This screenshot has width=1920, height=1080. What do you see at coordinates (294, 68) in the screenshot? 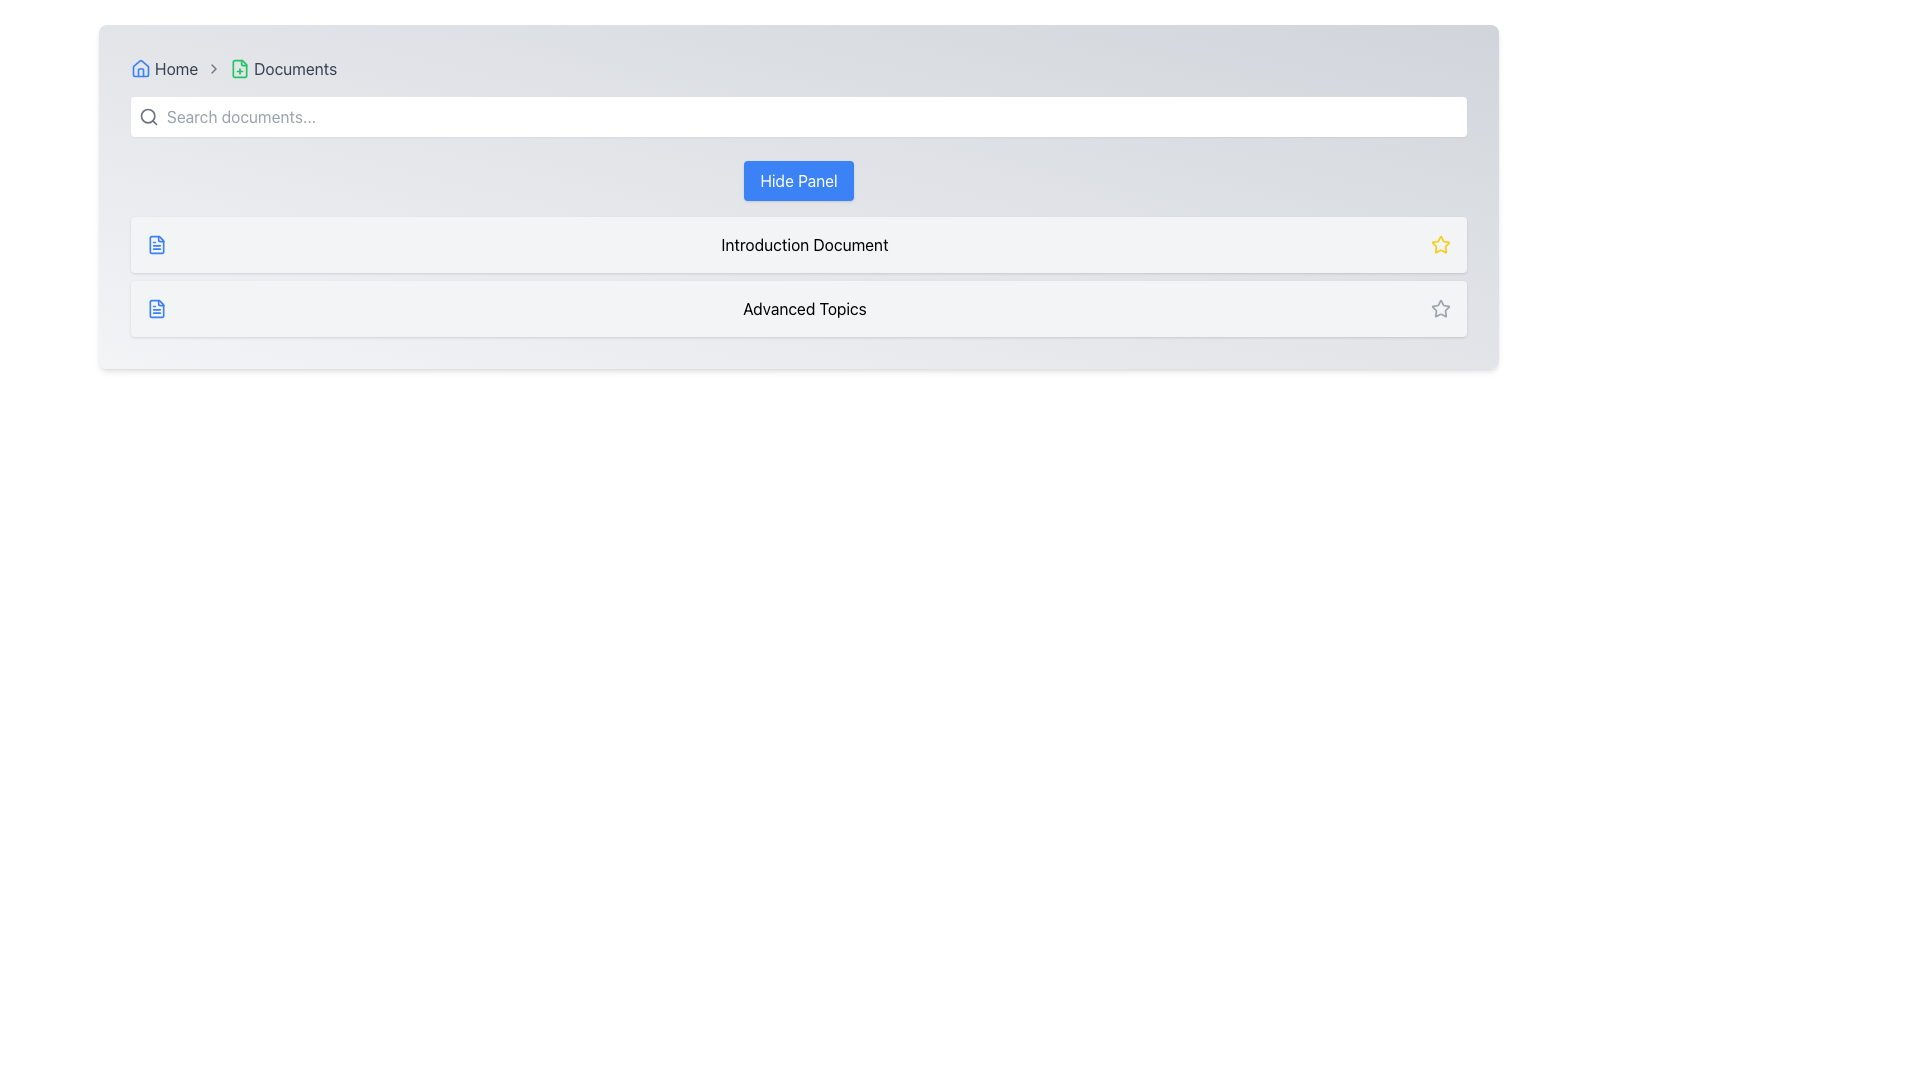
I see `the 'Documents' text label in the breadcrumb navigation bar, which is styled in a standard sans-serif font and positioned right after a green document icon with a plus sign` at bounding box center [294, 68].